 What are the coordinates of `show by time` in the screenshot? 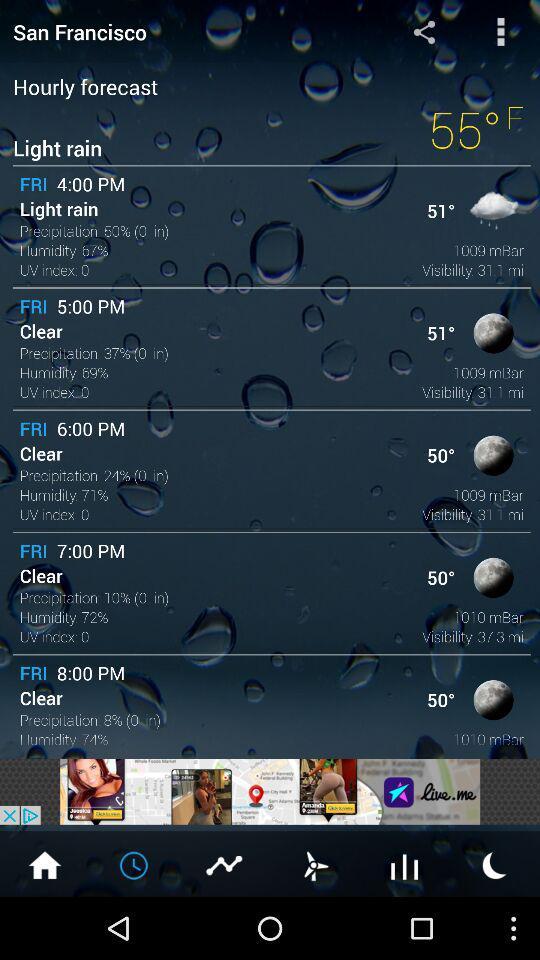 It's located at (135, 863).